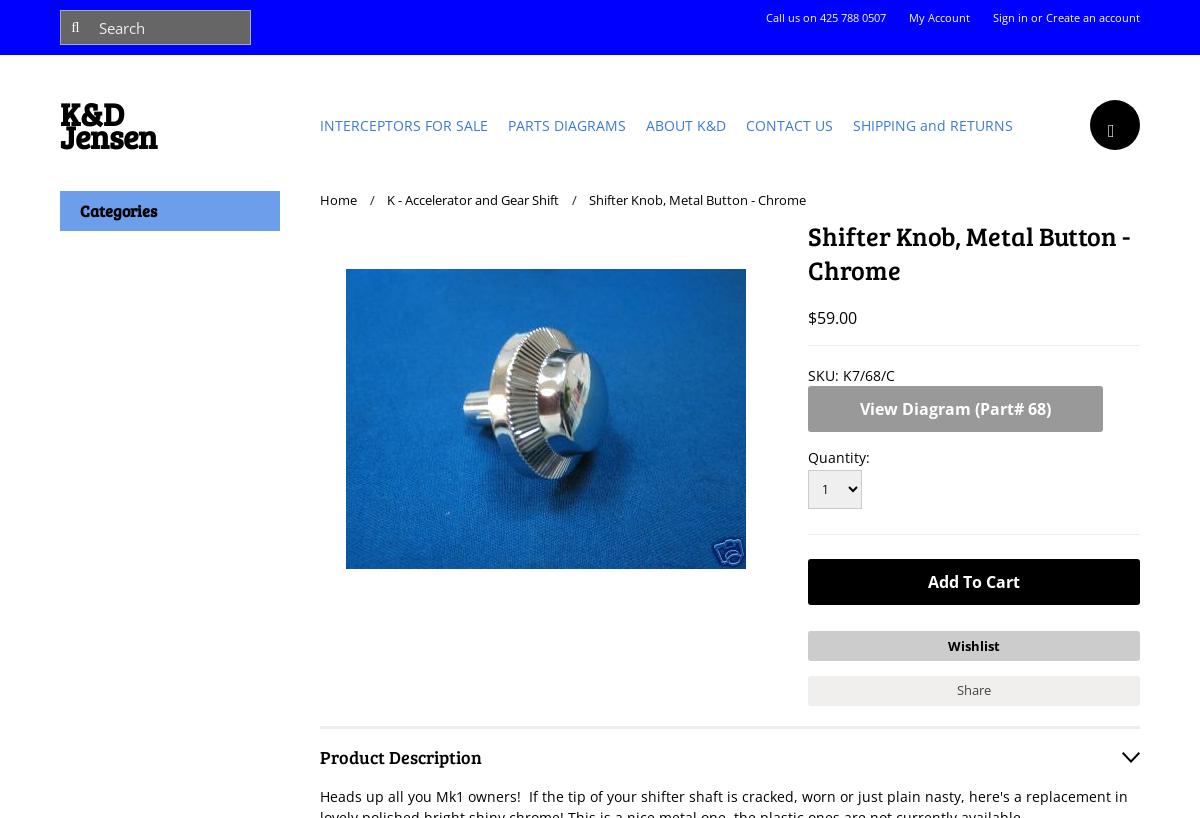 This screenshot has width=1200, height=818. I want to click on '425 788 0507', so click(851, 16).